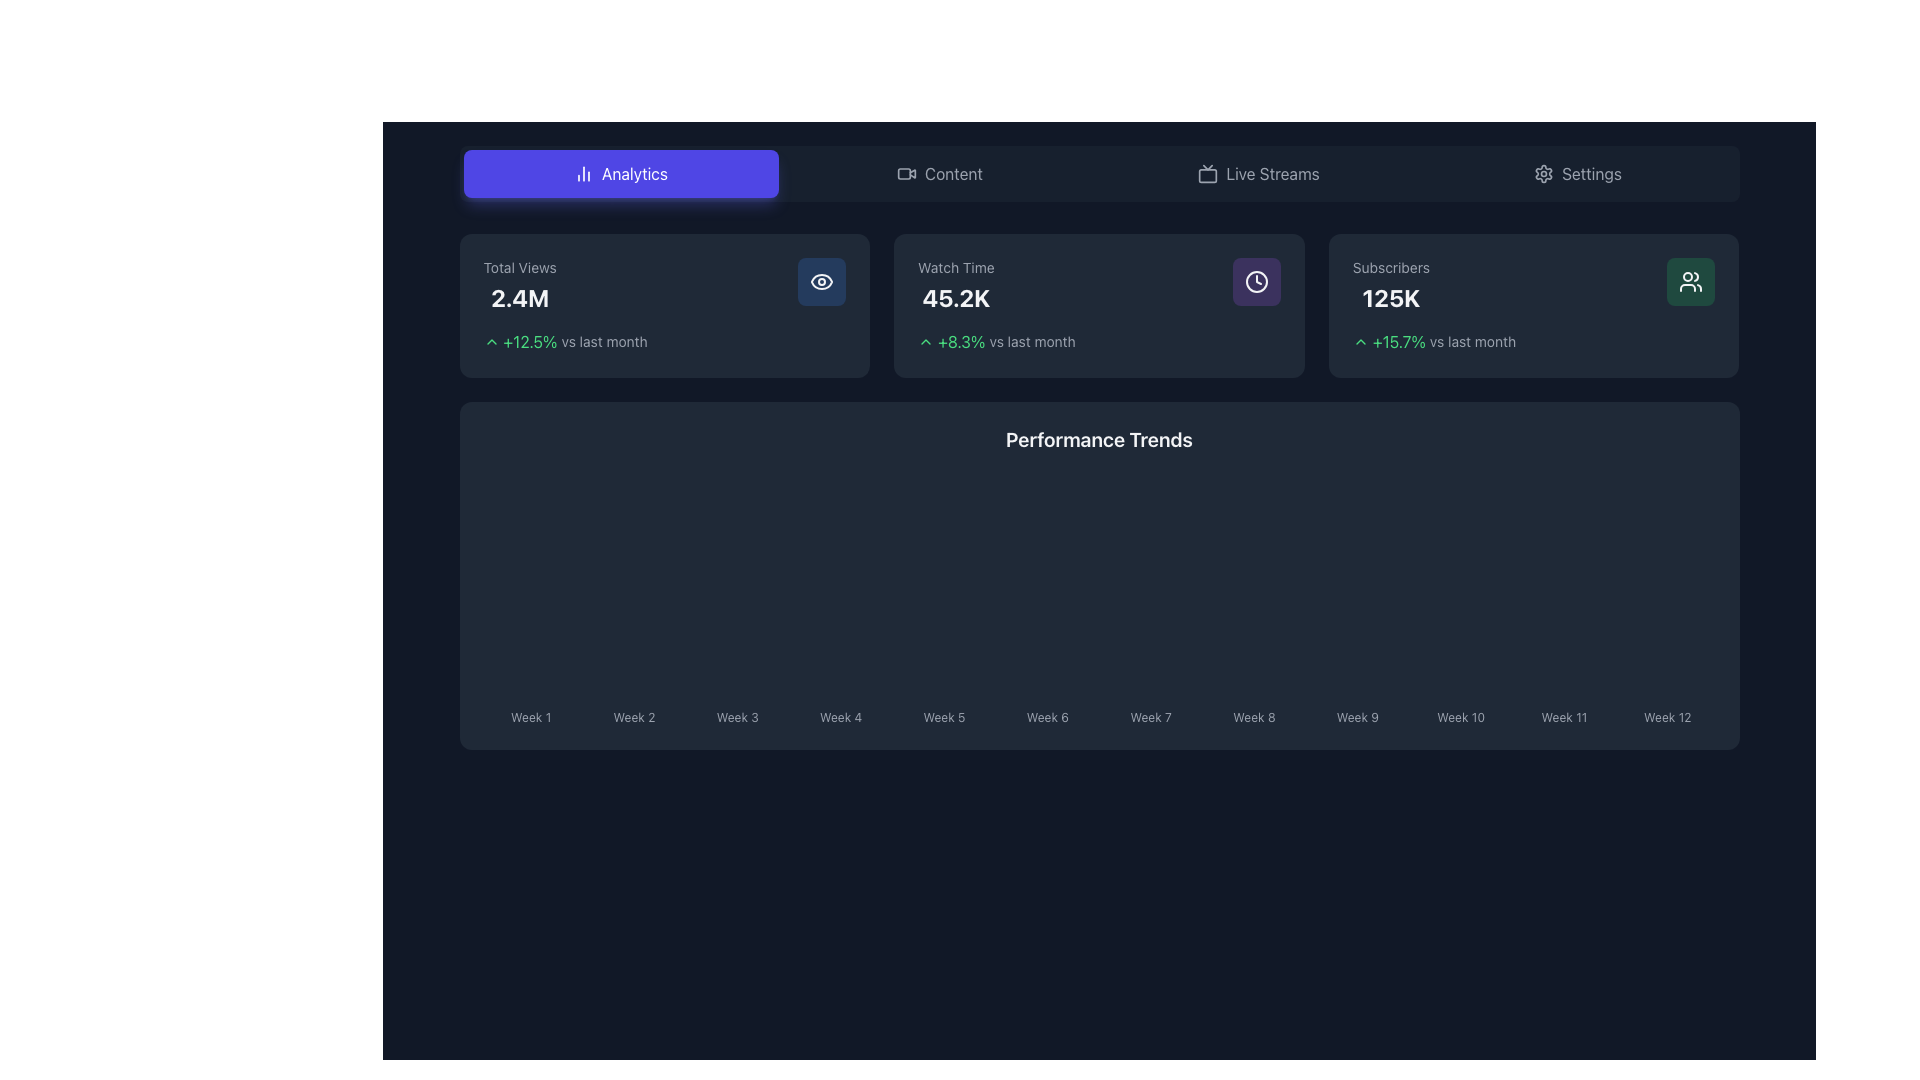 The height and width of the screenshot is (1080, 1920). Describe the element at coordinates (1543, 172) in the screenshot. I see `the gear-shaped icon located in the top-right corner of the interface` at that location.